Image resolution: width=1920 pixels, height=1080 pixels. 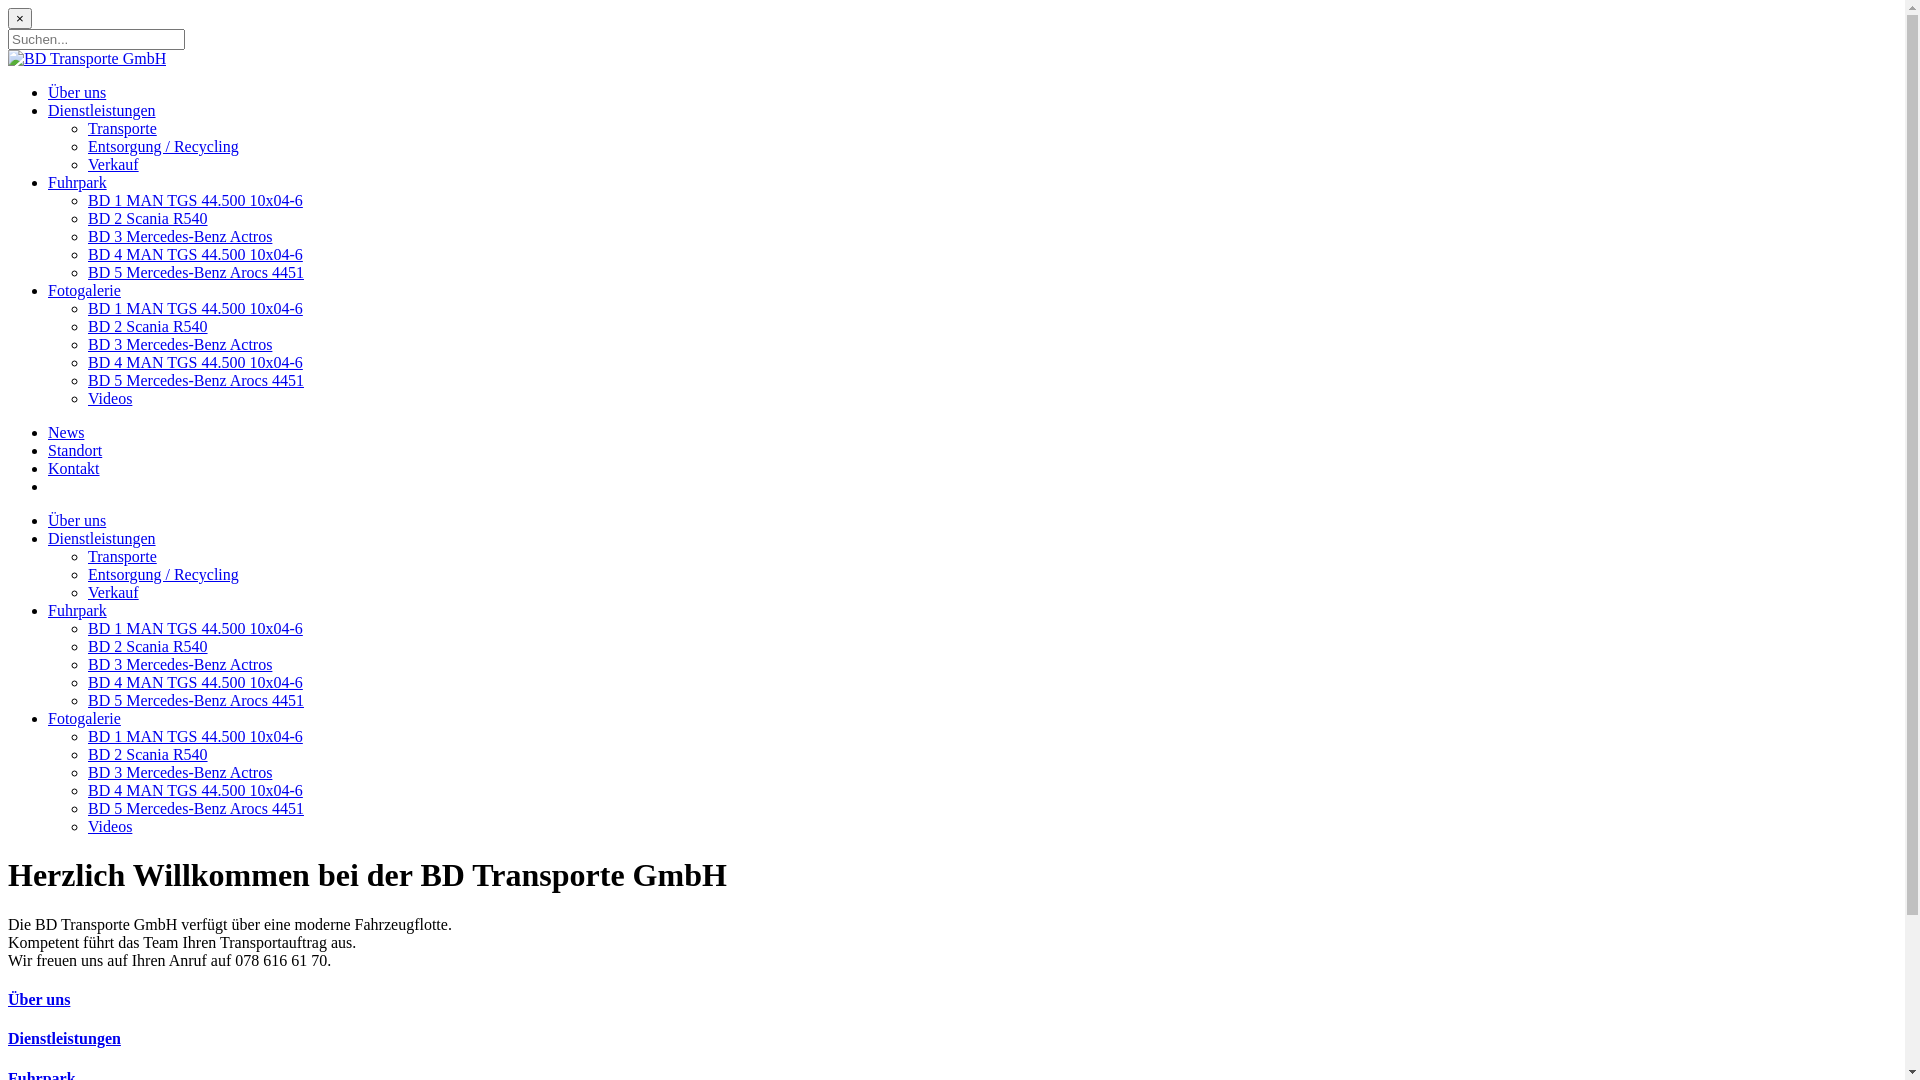 What do you see at coordinates (77, 182) in the screenshot?
I see `'Fuhrpark'` at bounding box center [77, 182].